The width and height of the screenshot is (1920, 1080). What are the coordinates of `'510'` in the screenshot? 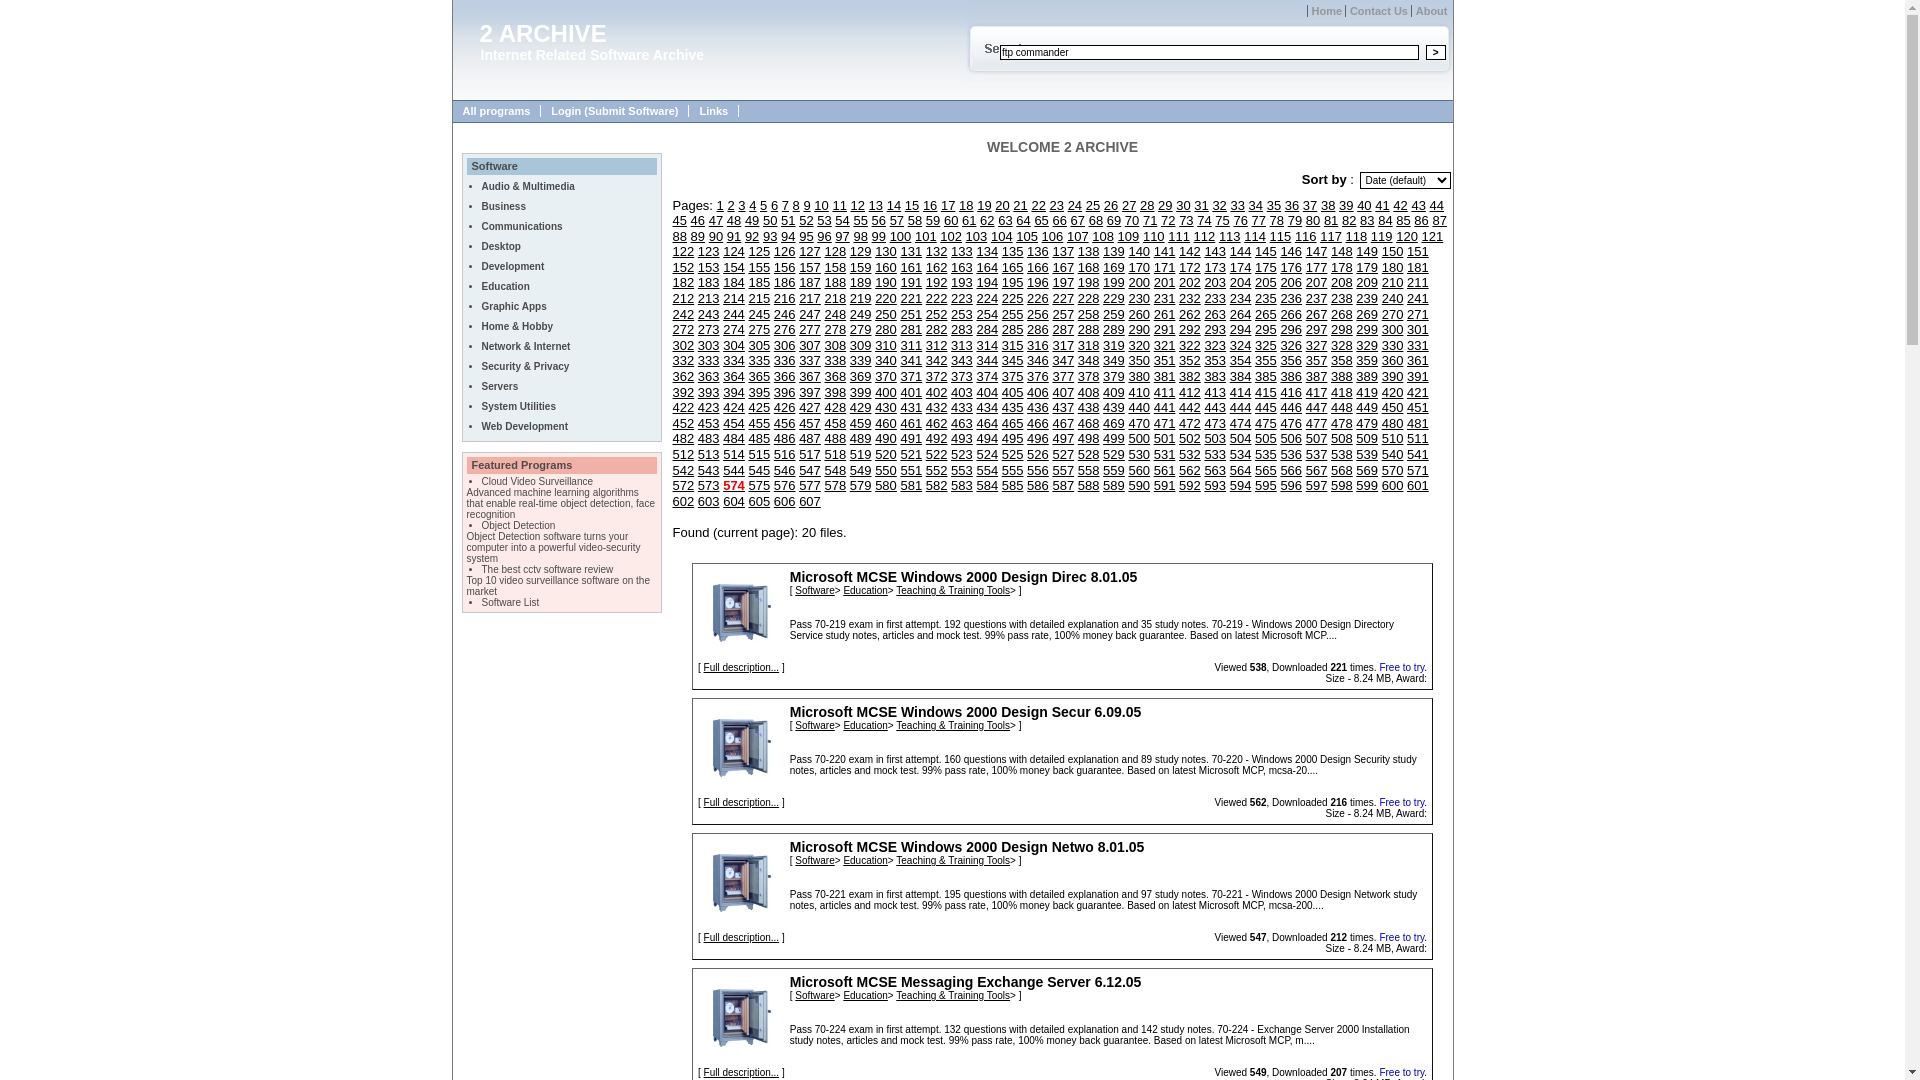 It's located at (1391, 437).